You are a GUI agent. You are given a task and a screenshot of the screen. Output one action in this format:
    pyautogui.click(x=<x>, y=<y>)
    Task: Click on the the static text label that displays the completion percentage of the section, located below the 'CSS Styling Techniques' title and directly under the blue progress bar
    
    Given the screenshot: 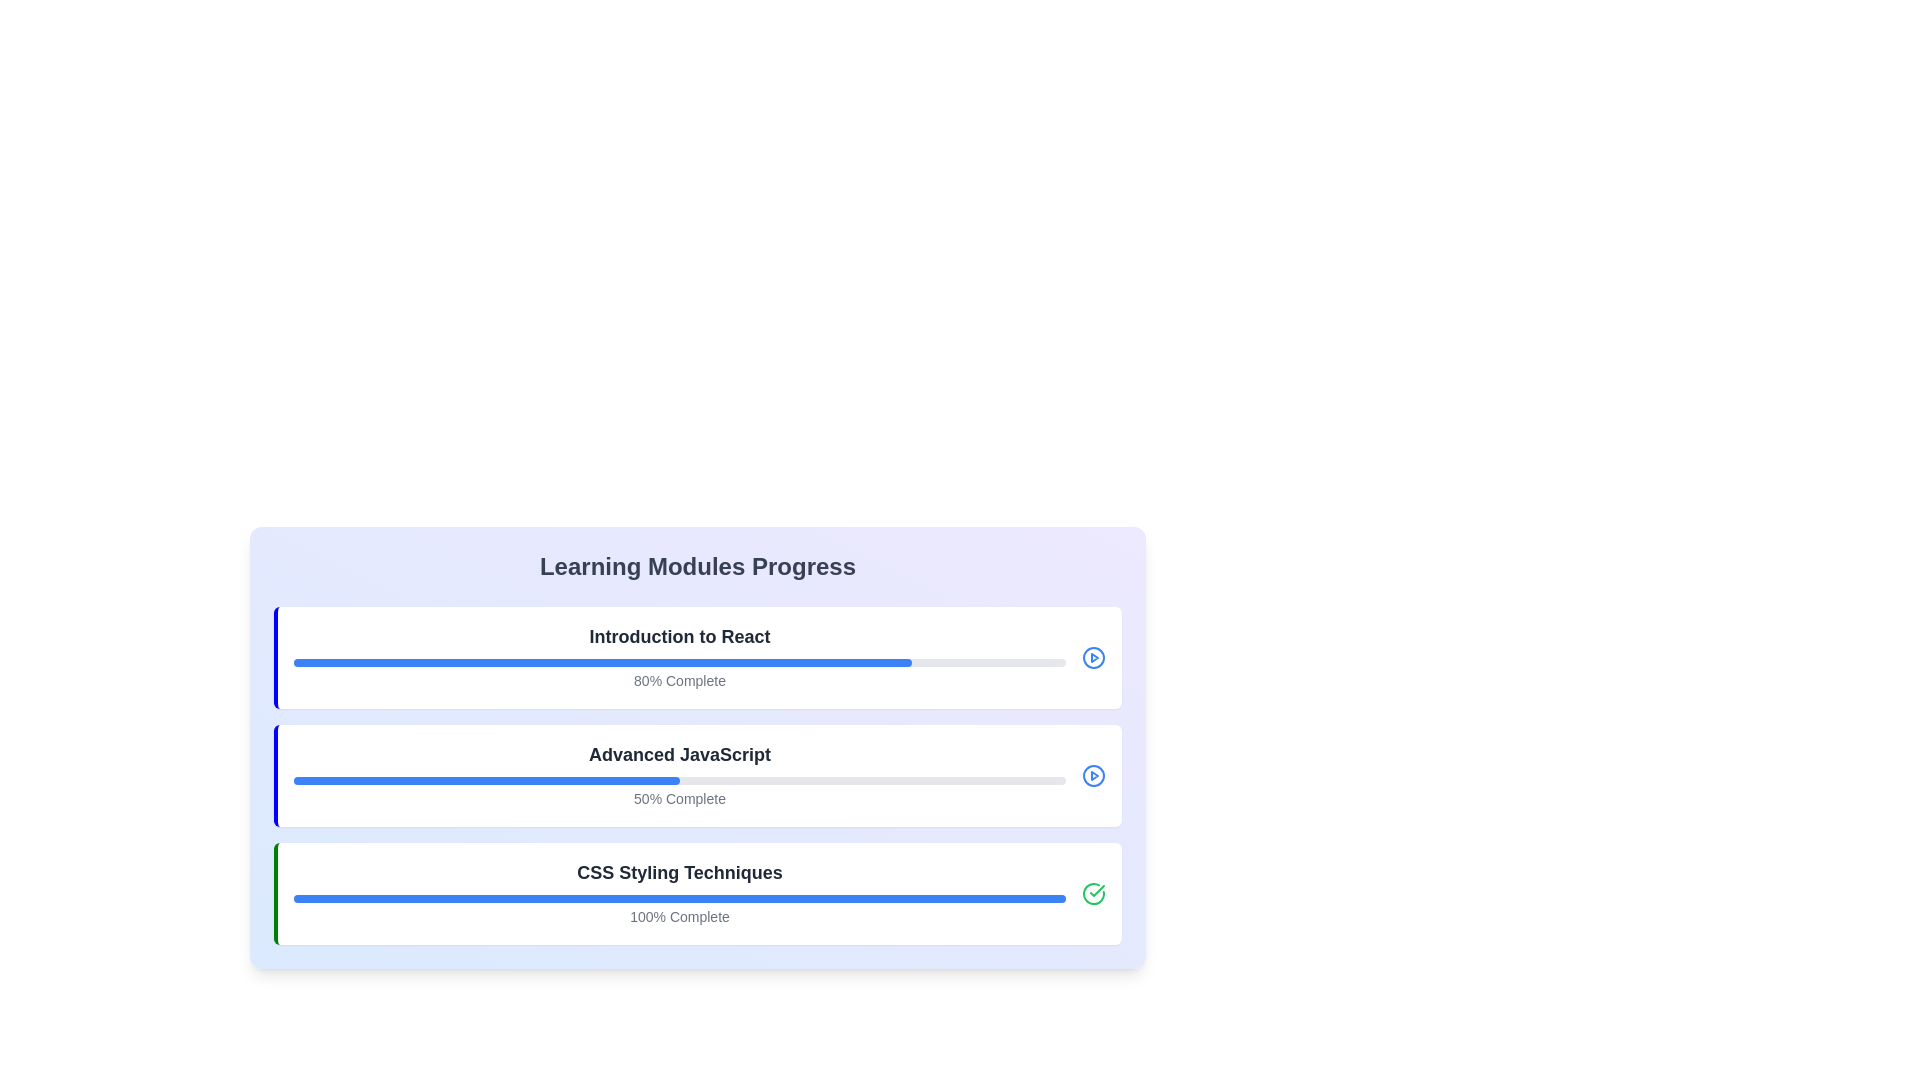 What is the action you would take?
    pyautogui.click(x=680, y=917)
    